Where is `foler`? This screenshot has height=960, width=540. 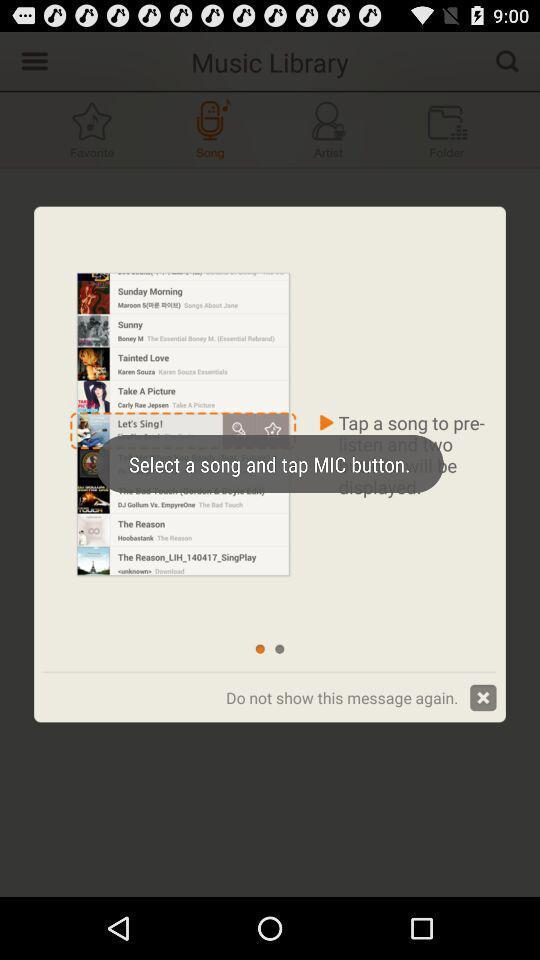
foler is located at coordinates (447, 128).